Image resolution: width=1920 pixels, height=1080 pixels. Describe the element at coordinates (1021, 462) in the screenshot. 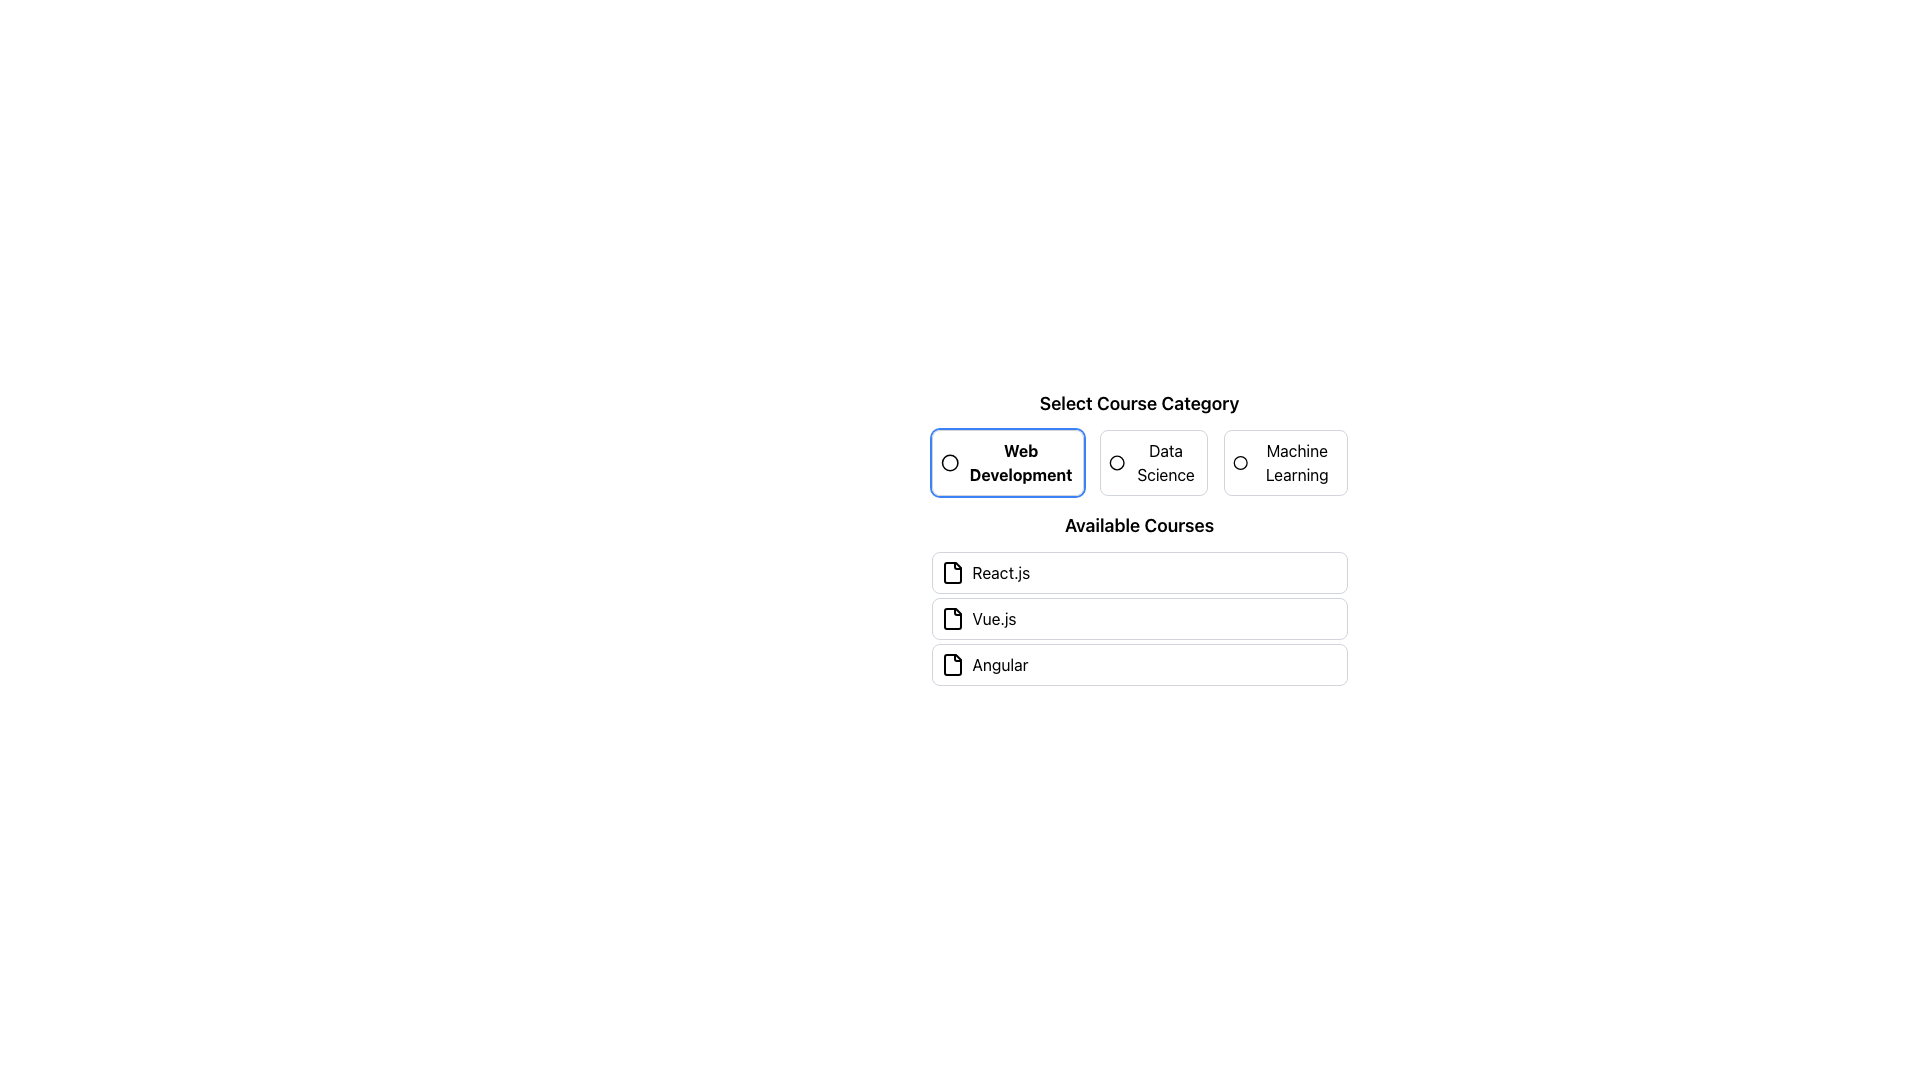

I see `the 'Web Development' text label` at that location.